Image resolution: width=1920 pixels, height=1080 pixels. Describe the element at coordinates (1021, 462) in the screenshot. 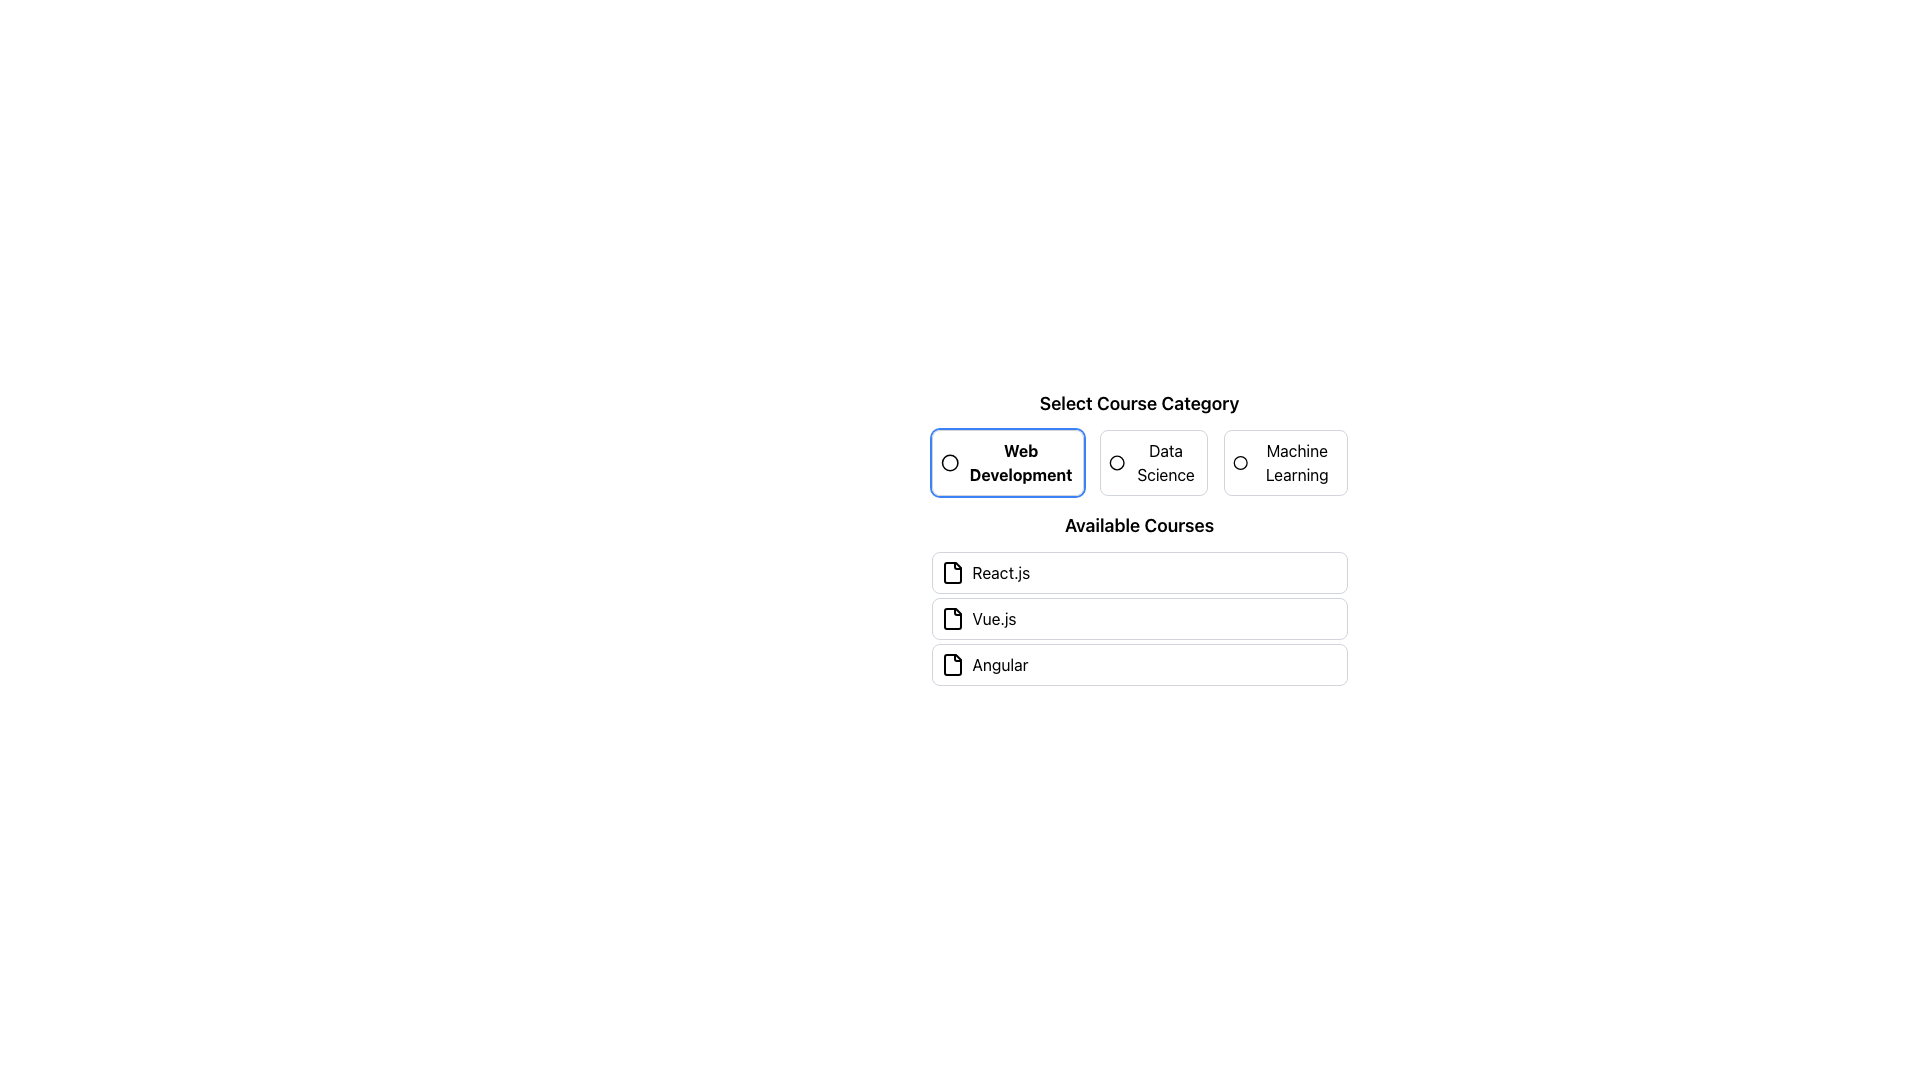

I see `the 'Web Development' text label` at that location.